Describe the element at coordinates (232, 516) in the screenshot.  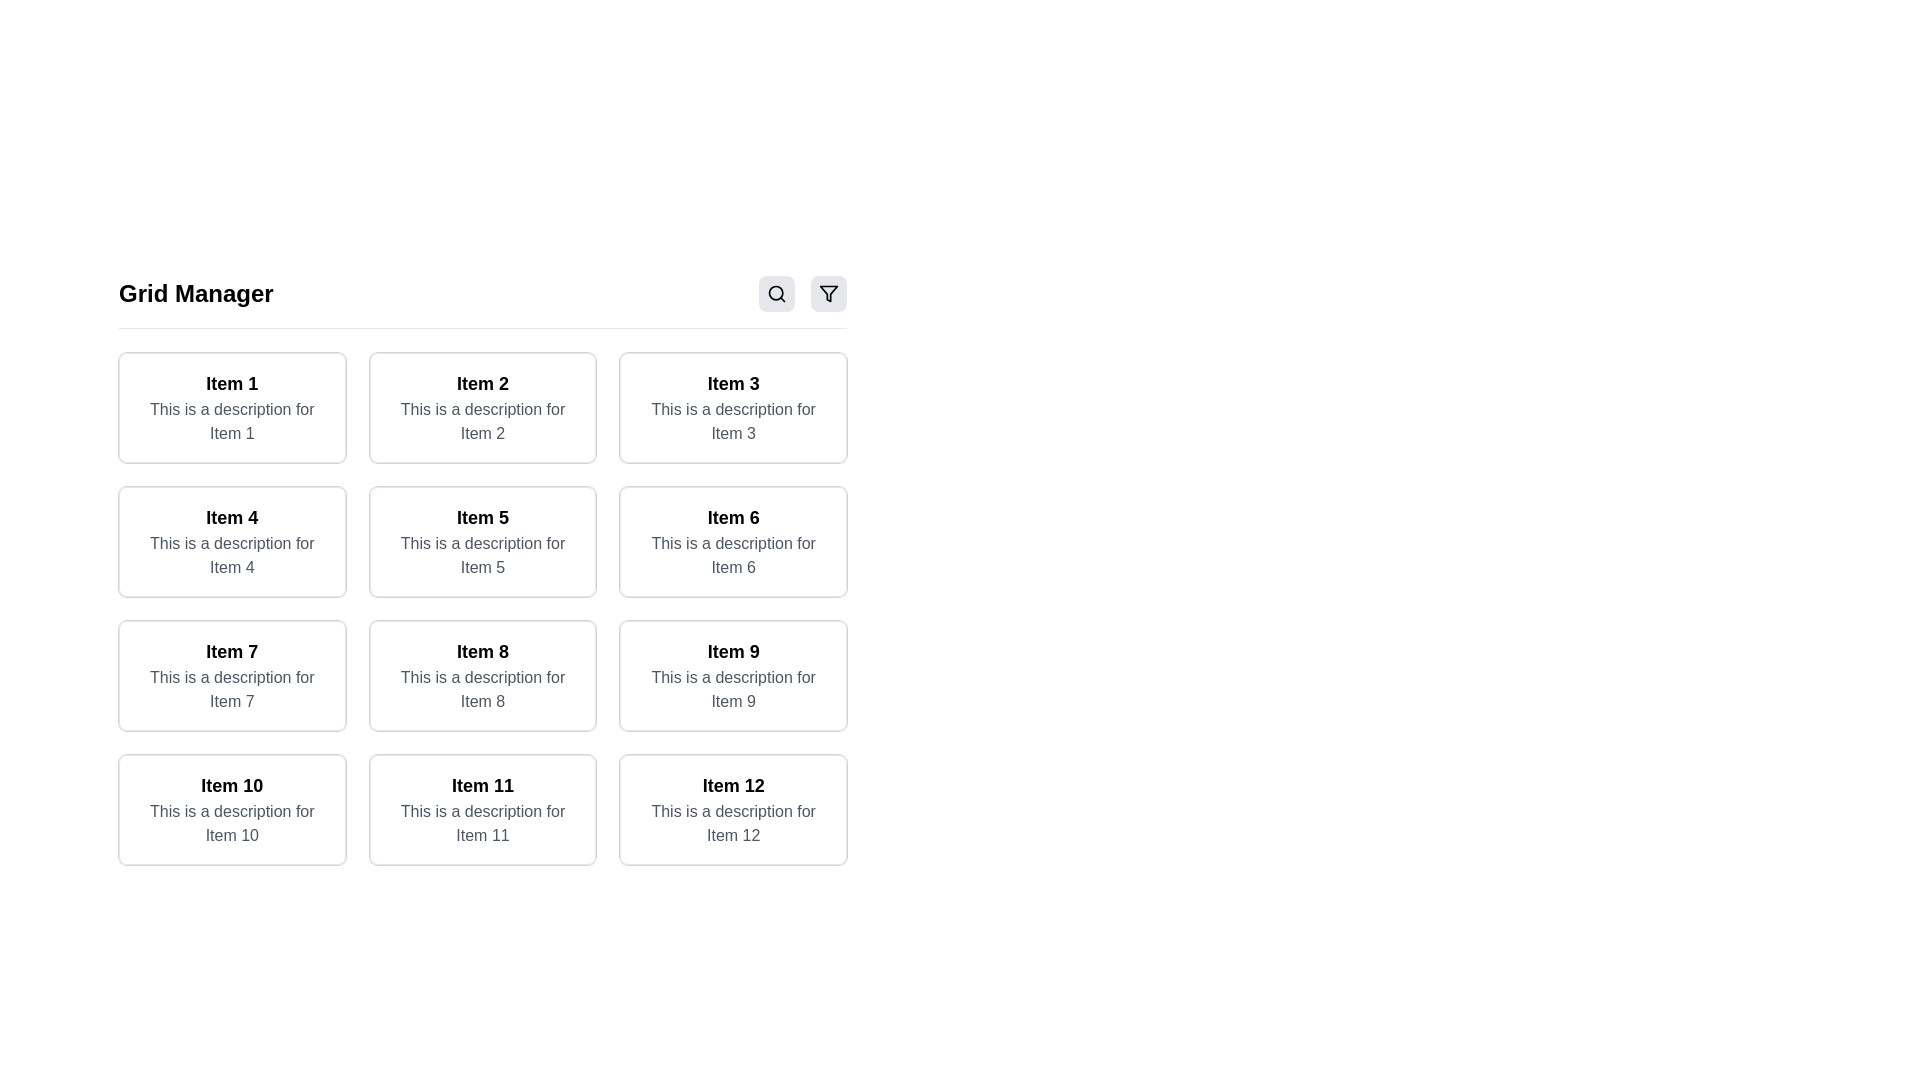
I see `the bold text label reading 'Item 4' located in the second row, first column of the grid layout inside a card component` at that location.